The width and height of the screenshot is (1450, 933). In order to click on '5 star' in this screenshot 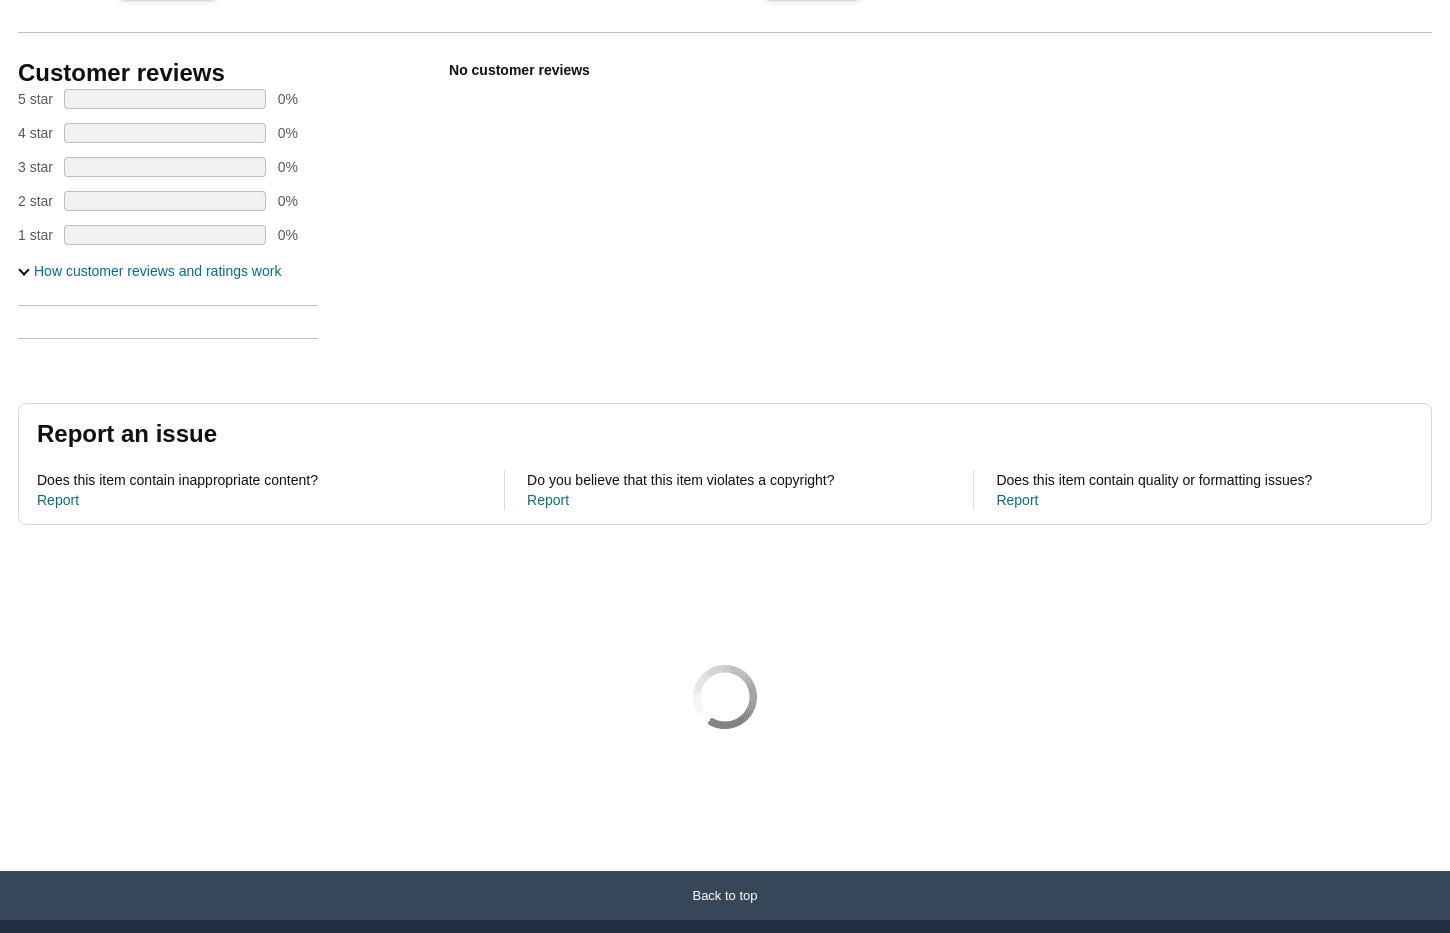, I will do `click(35, 98)`.